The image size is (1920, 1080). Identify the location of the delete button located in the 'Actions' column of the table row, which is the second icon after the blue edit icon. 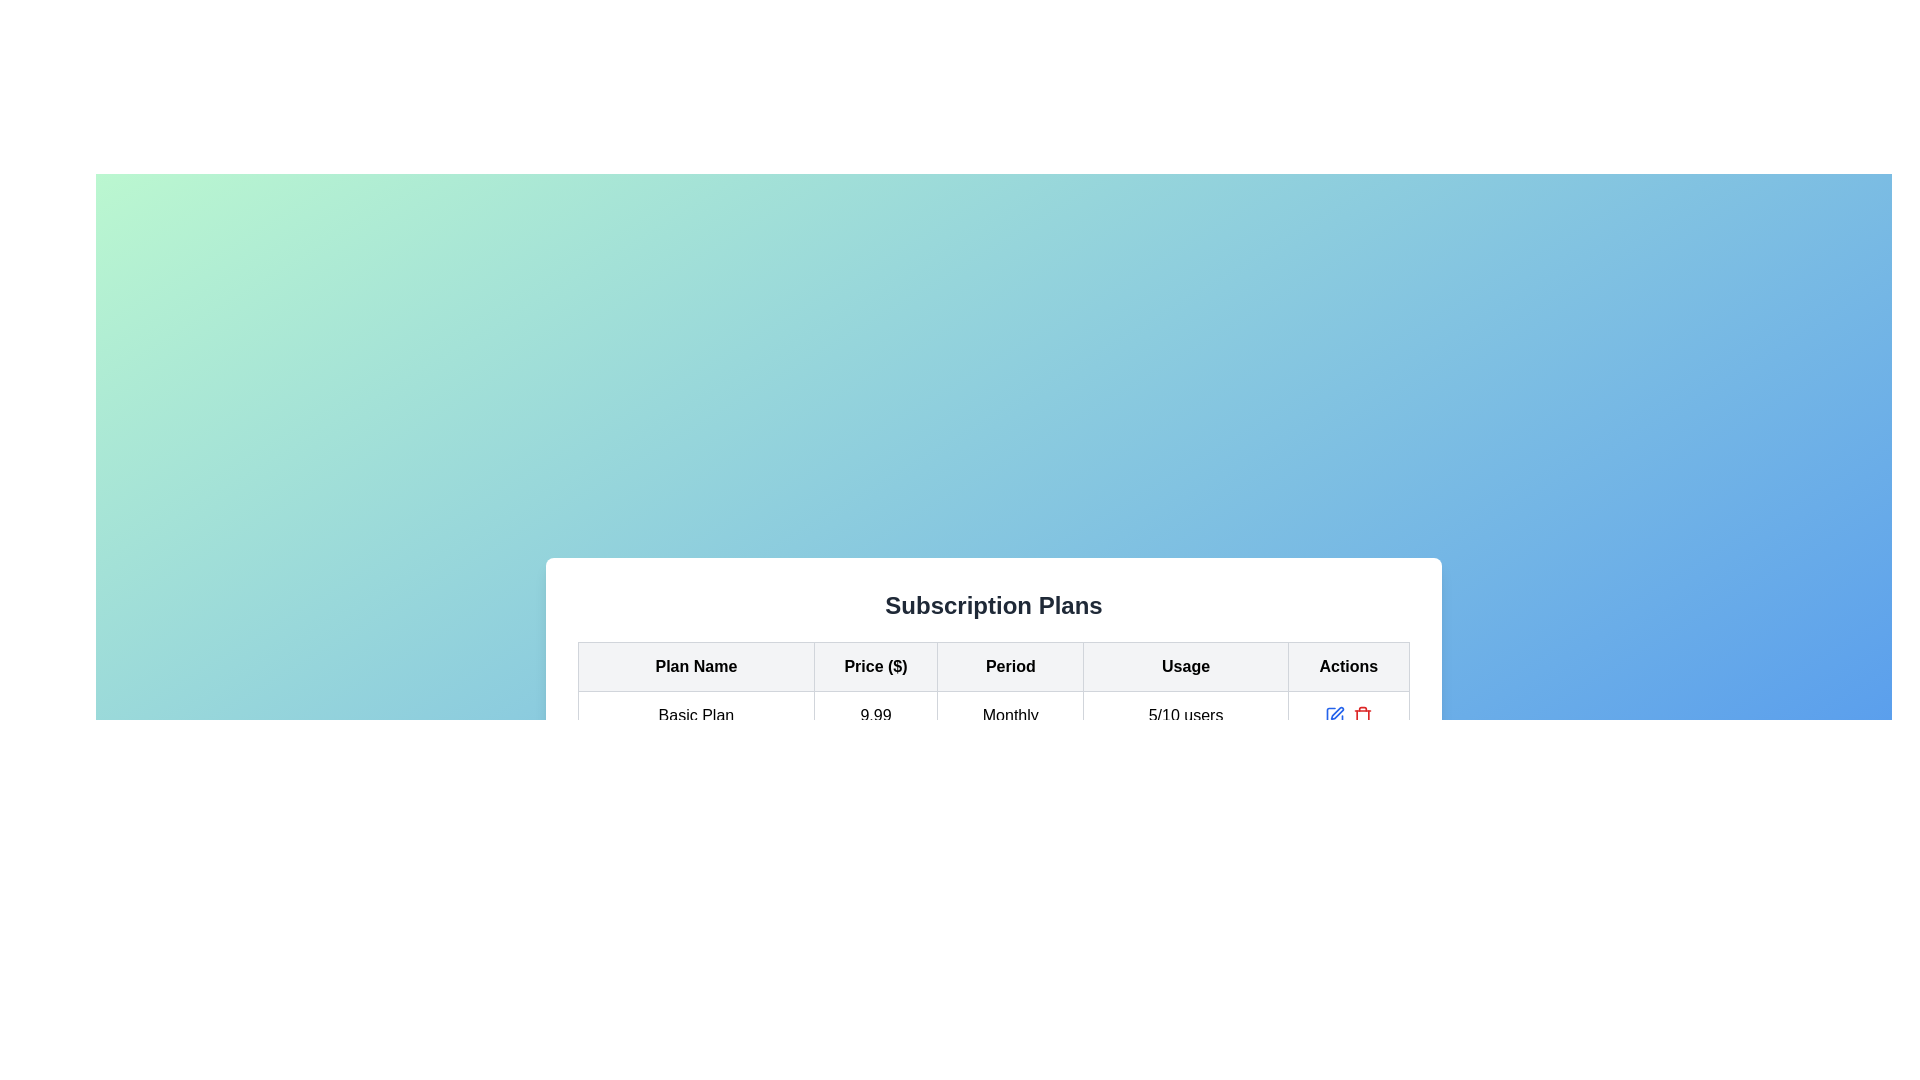
(1361, 714).